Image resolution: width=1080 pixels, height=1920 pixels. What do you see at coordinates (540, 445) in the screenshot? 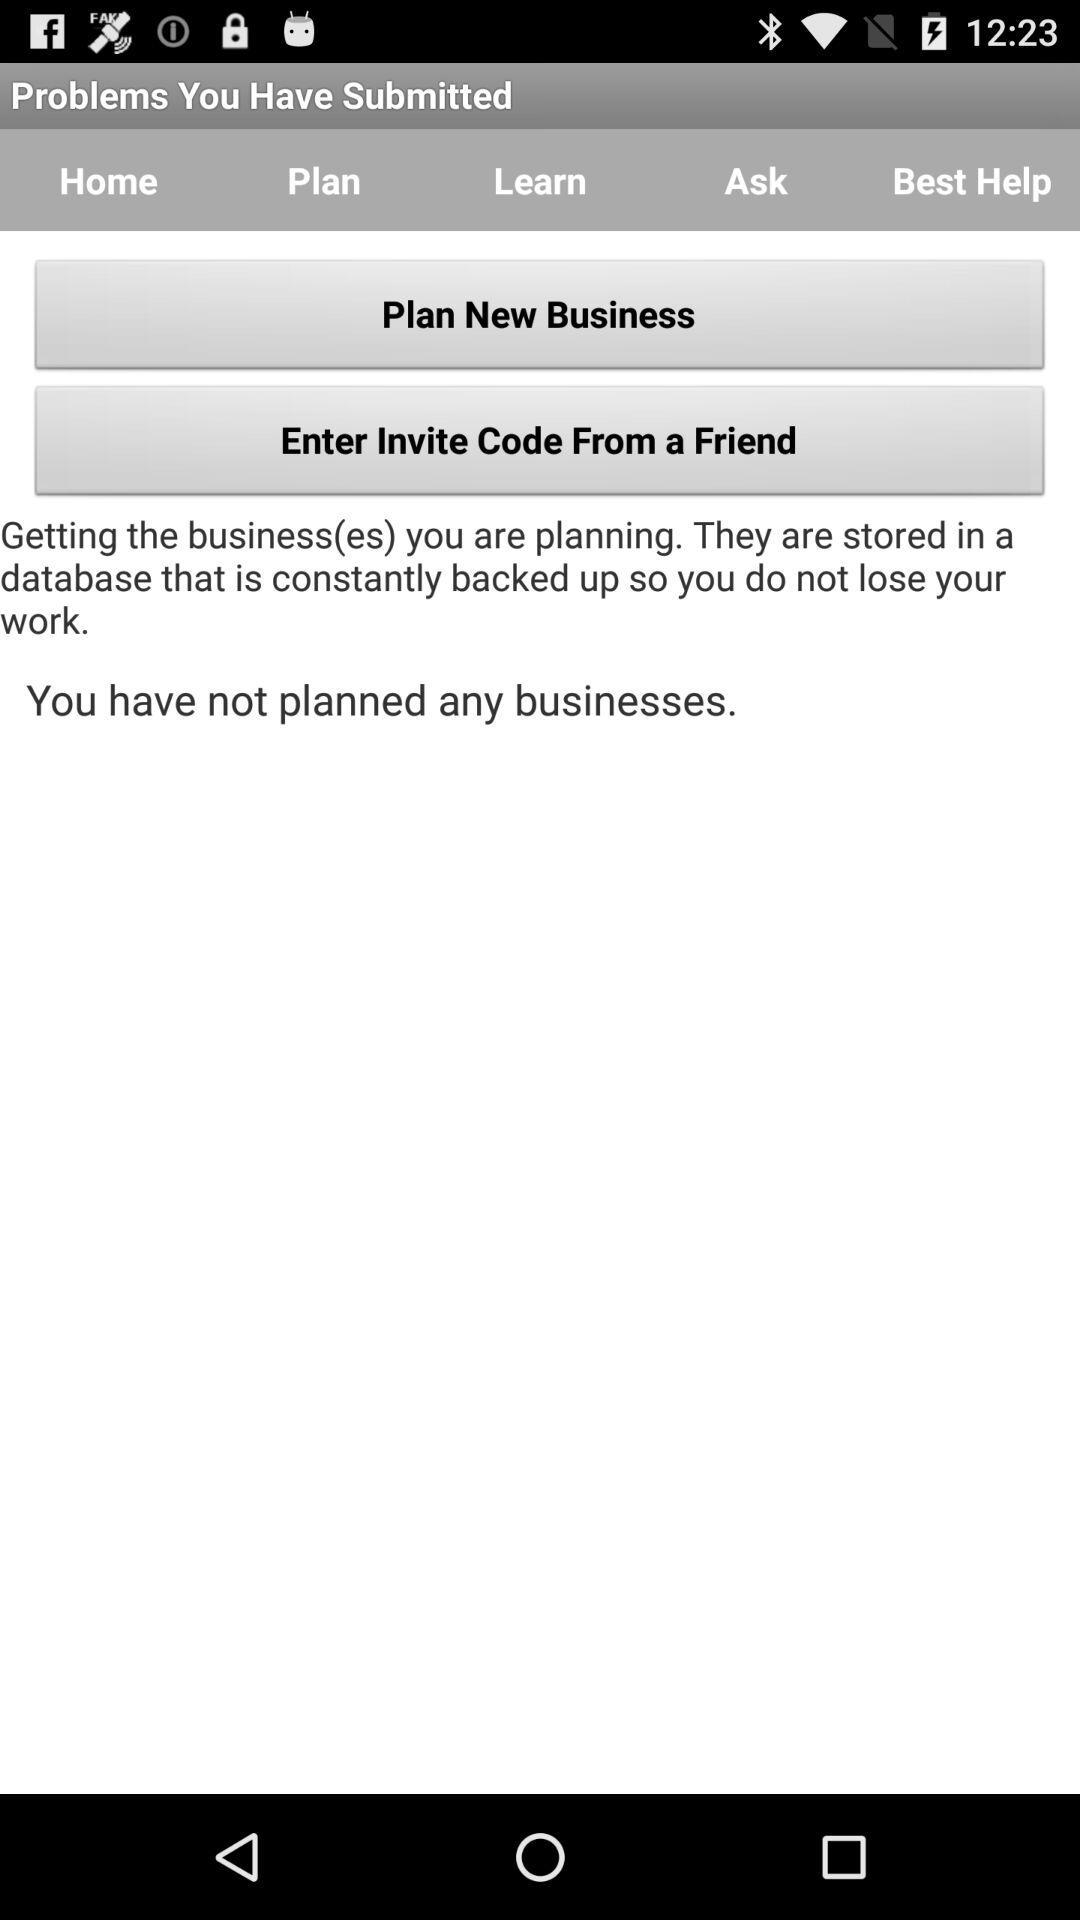
I see `button below the plan new business icon` at bounding box center [540, 445].